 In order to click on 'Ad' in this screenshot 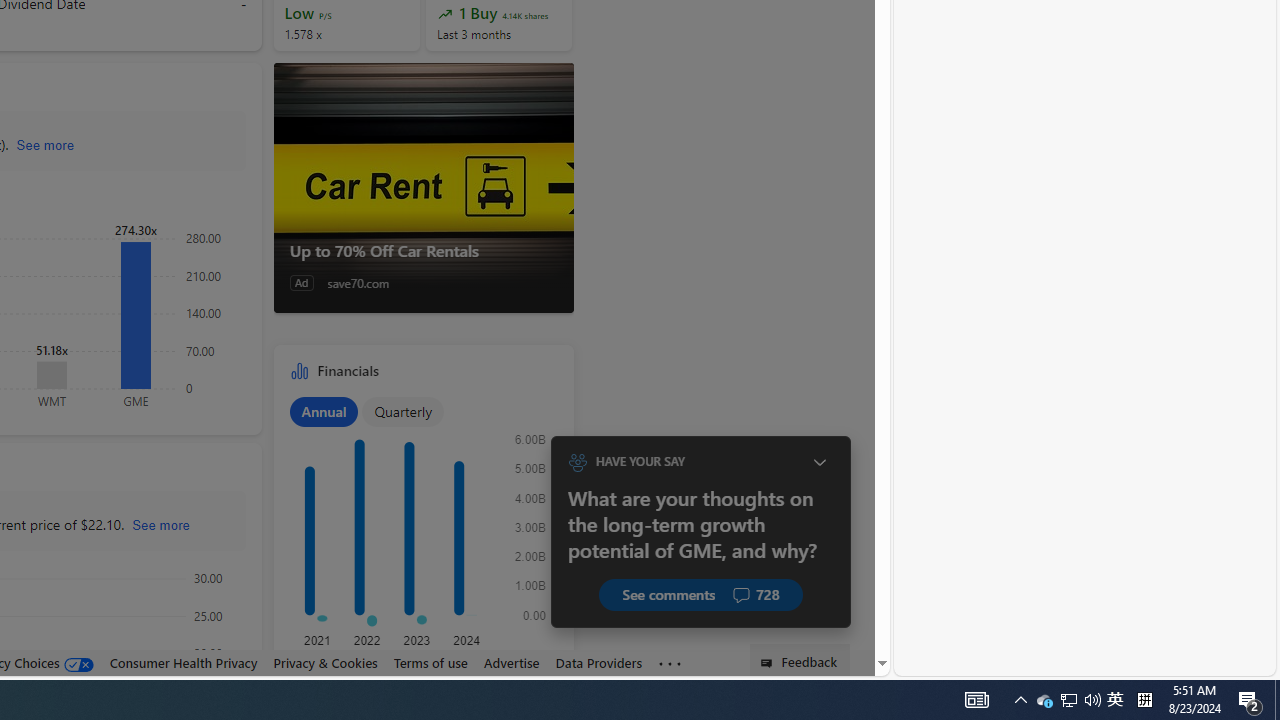, I will do `click(300, 282)`.